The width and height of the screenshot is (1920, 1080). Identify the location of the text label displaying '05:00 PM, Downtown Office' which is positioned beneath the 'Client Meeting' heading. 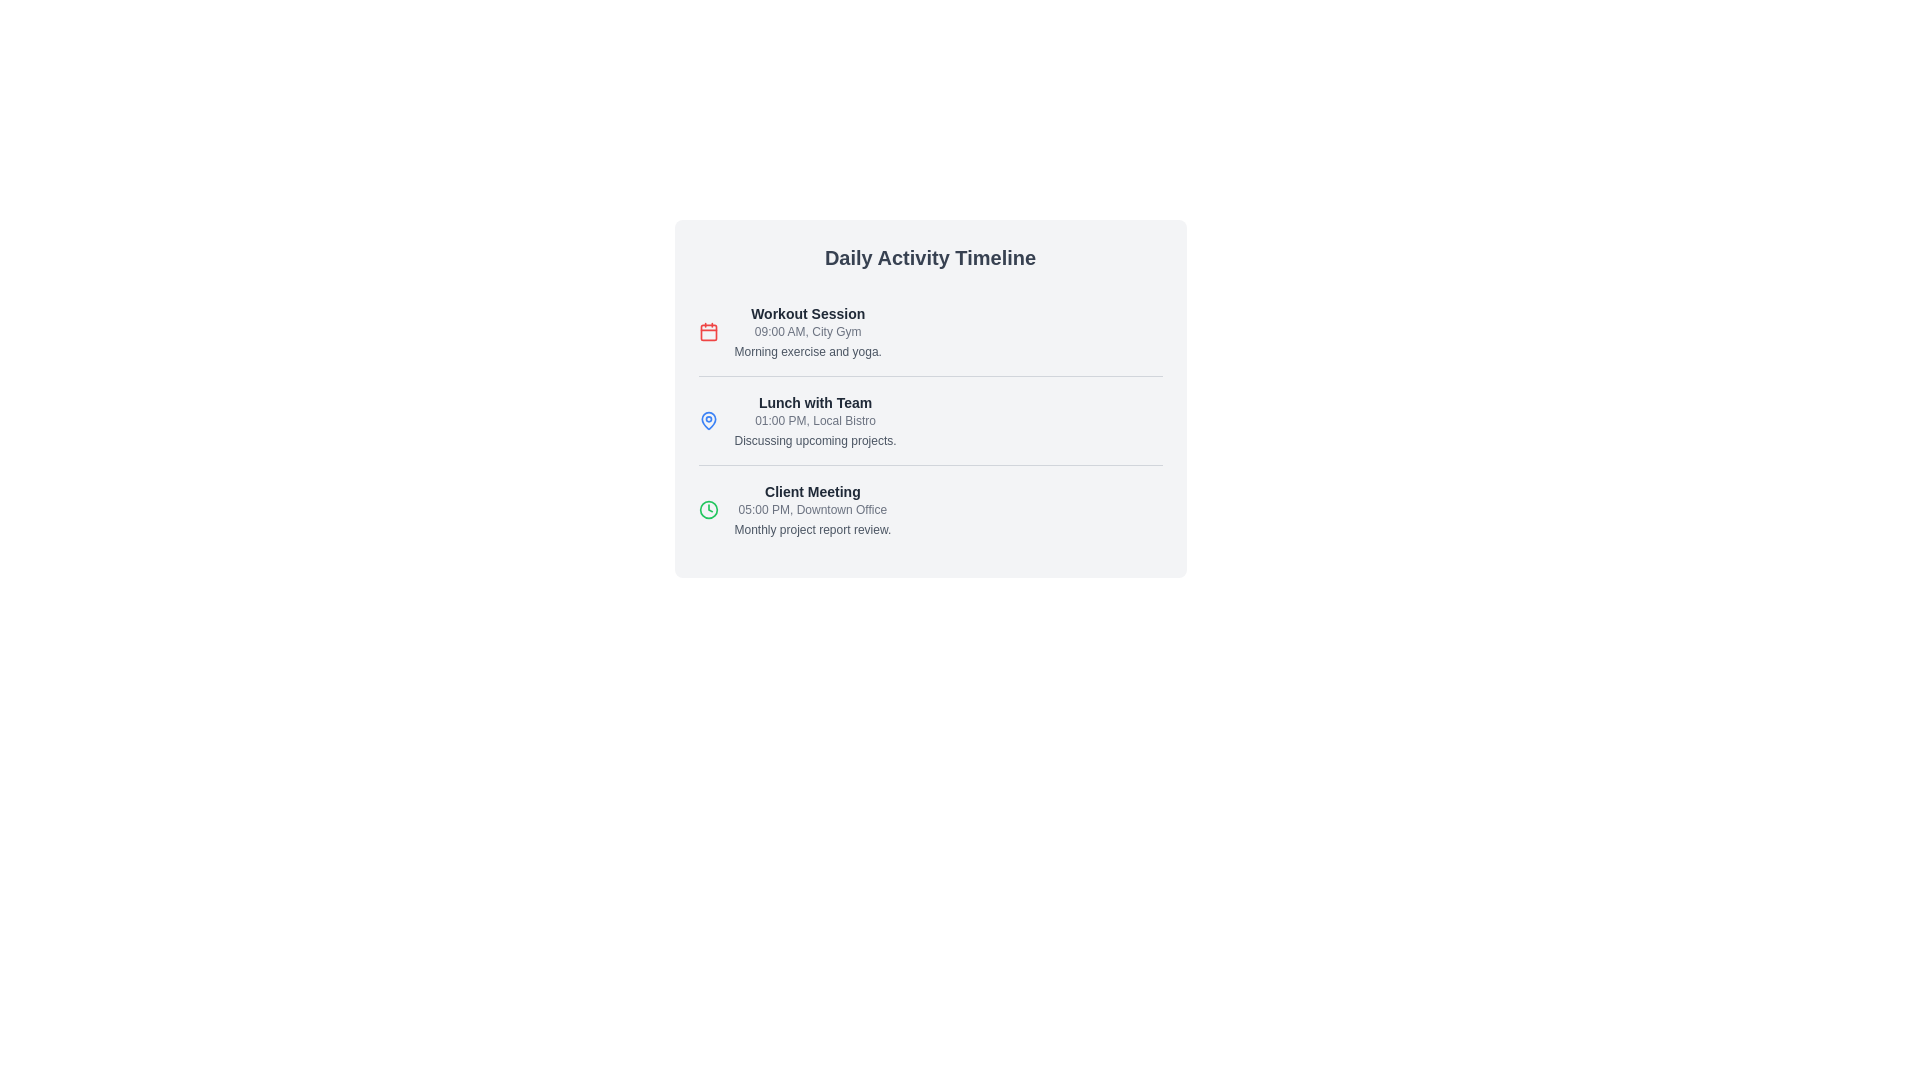
(812, 508).